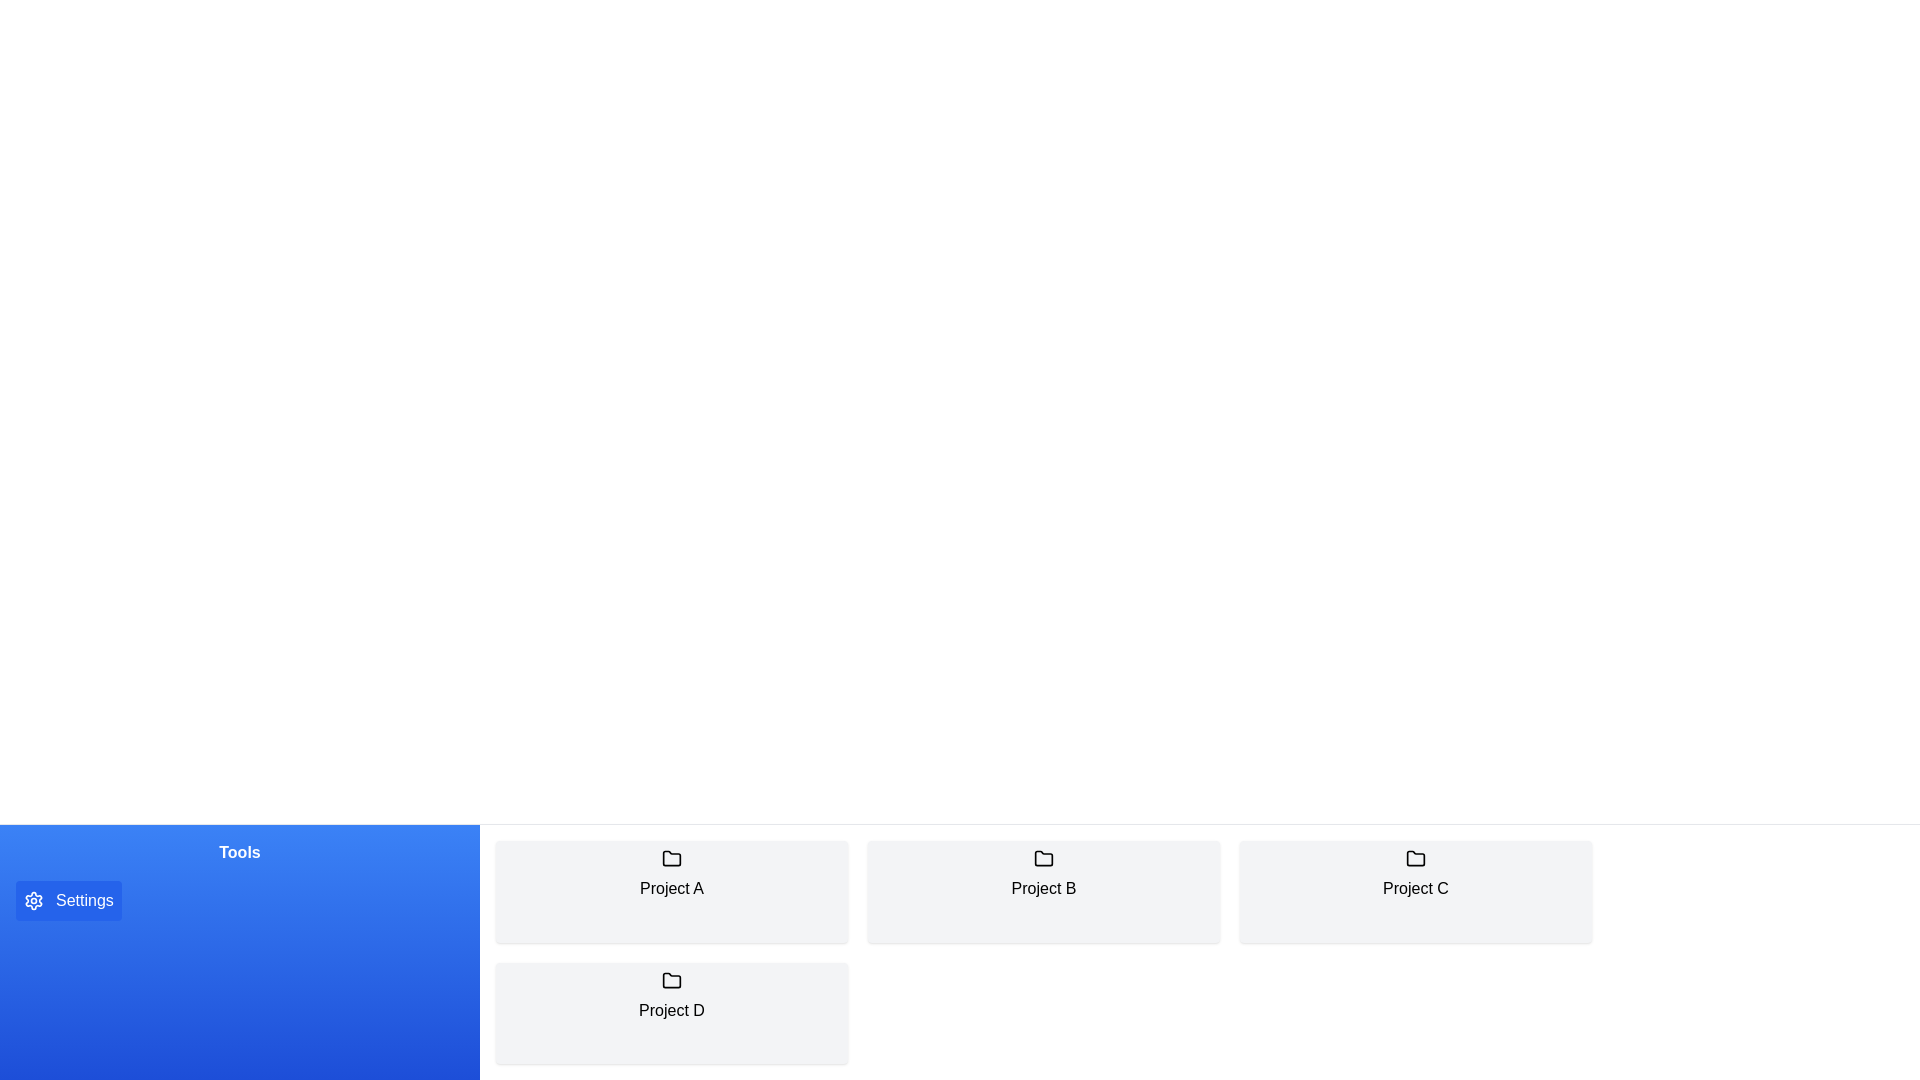  I want to click on the folder icon representing 'Project D', which is the fourth project in the layout and located in the bottom row of project representations, so click(672, 978).